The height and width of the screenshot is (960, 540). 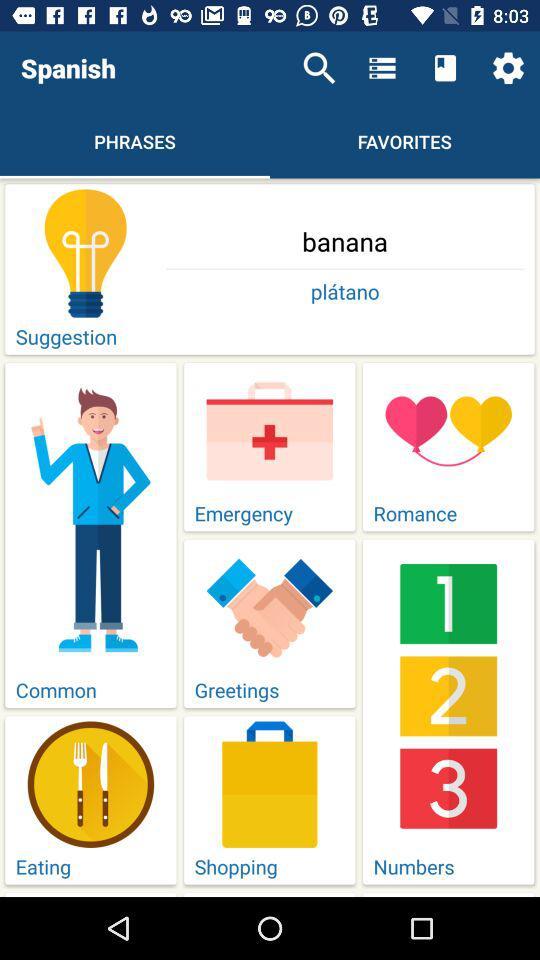 I want to click on icon above the favorites, so click(x=445, y=68).